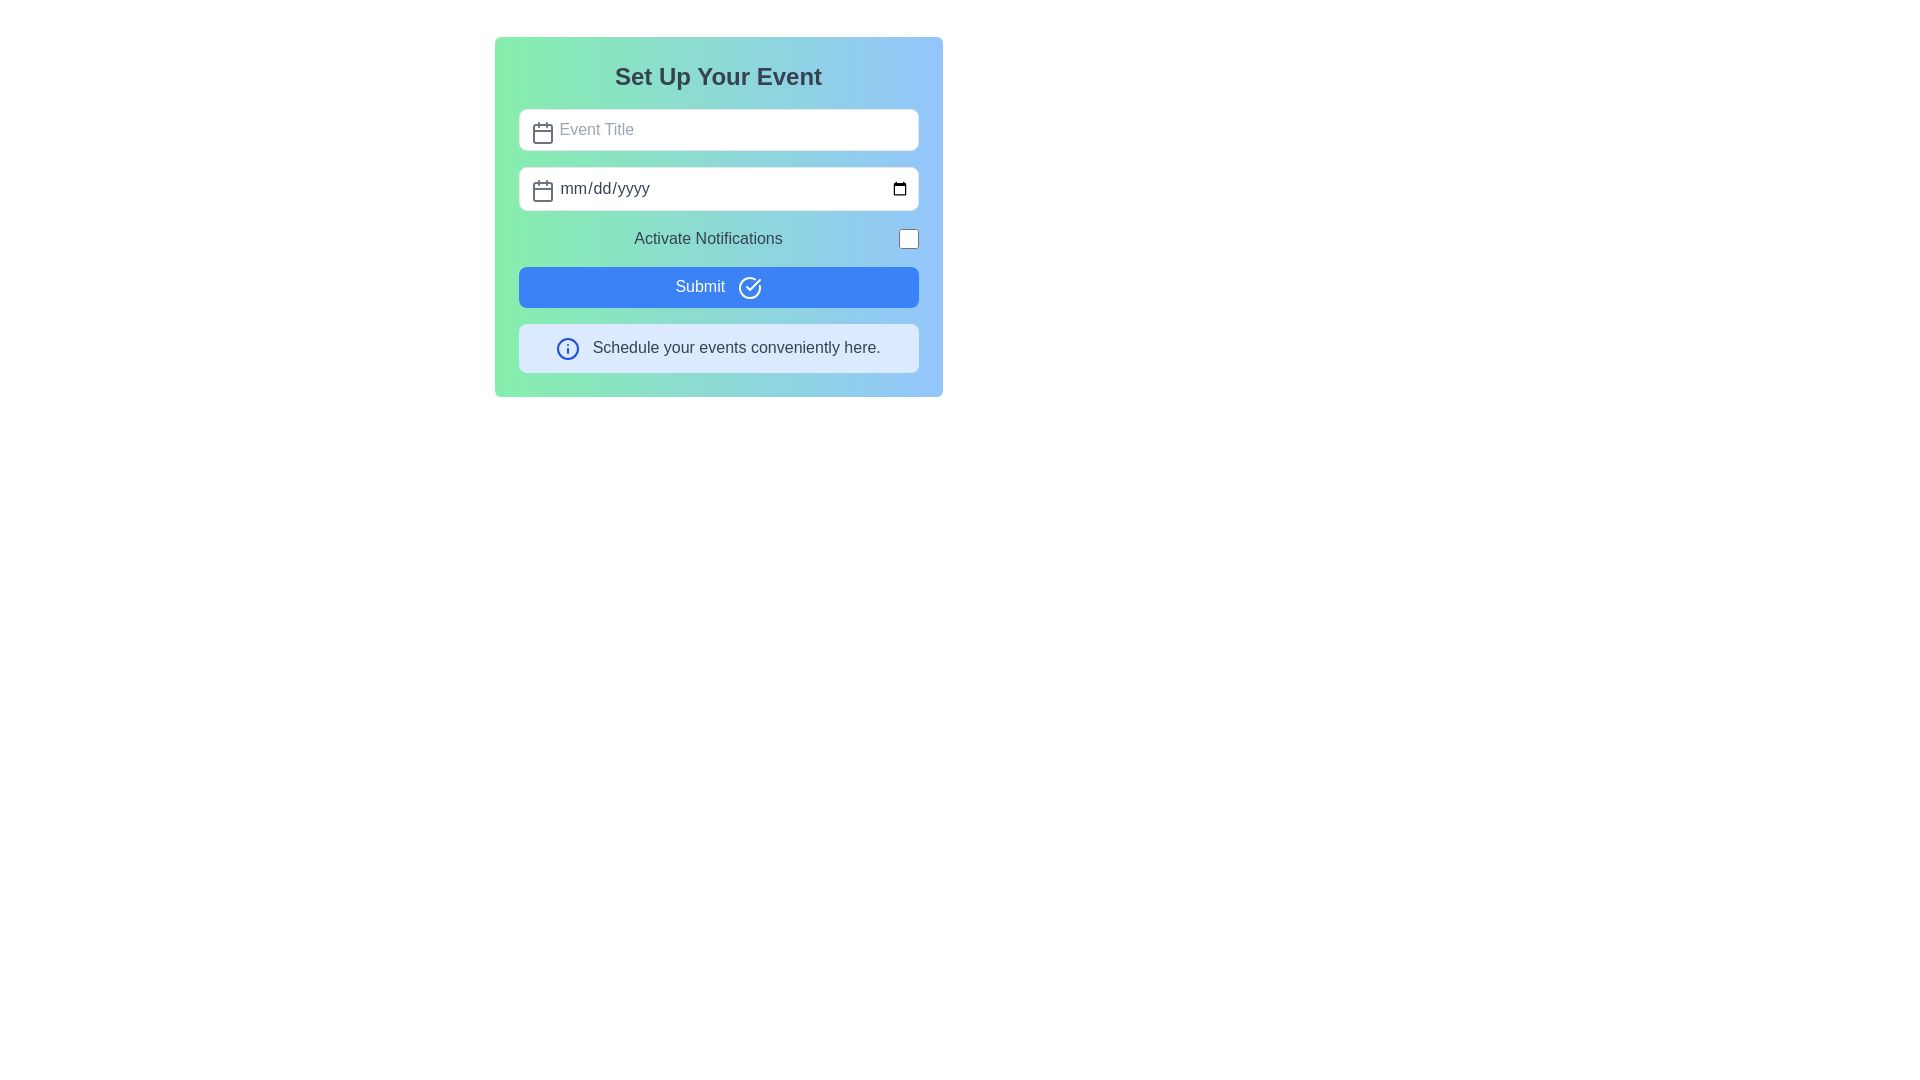 The height and width of the screenshot is (1080, 1920). I want to click on the status icon that signifies completion or validation, located within the 'Submit' button, just below the 'Activate Notifications' checkbox, so click(748, 287).